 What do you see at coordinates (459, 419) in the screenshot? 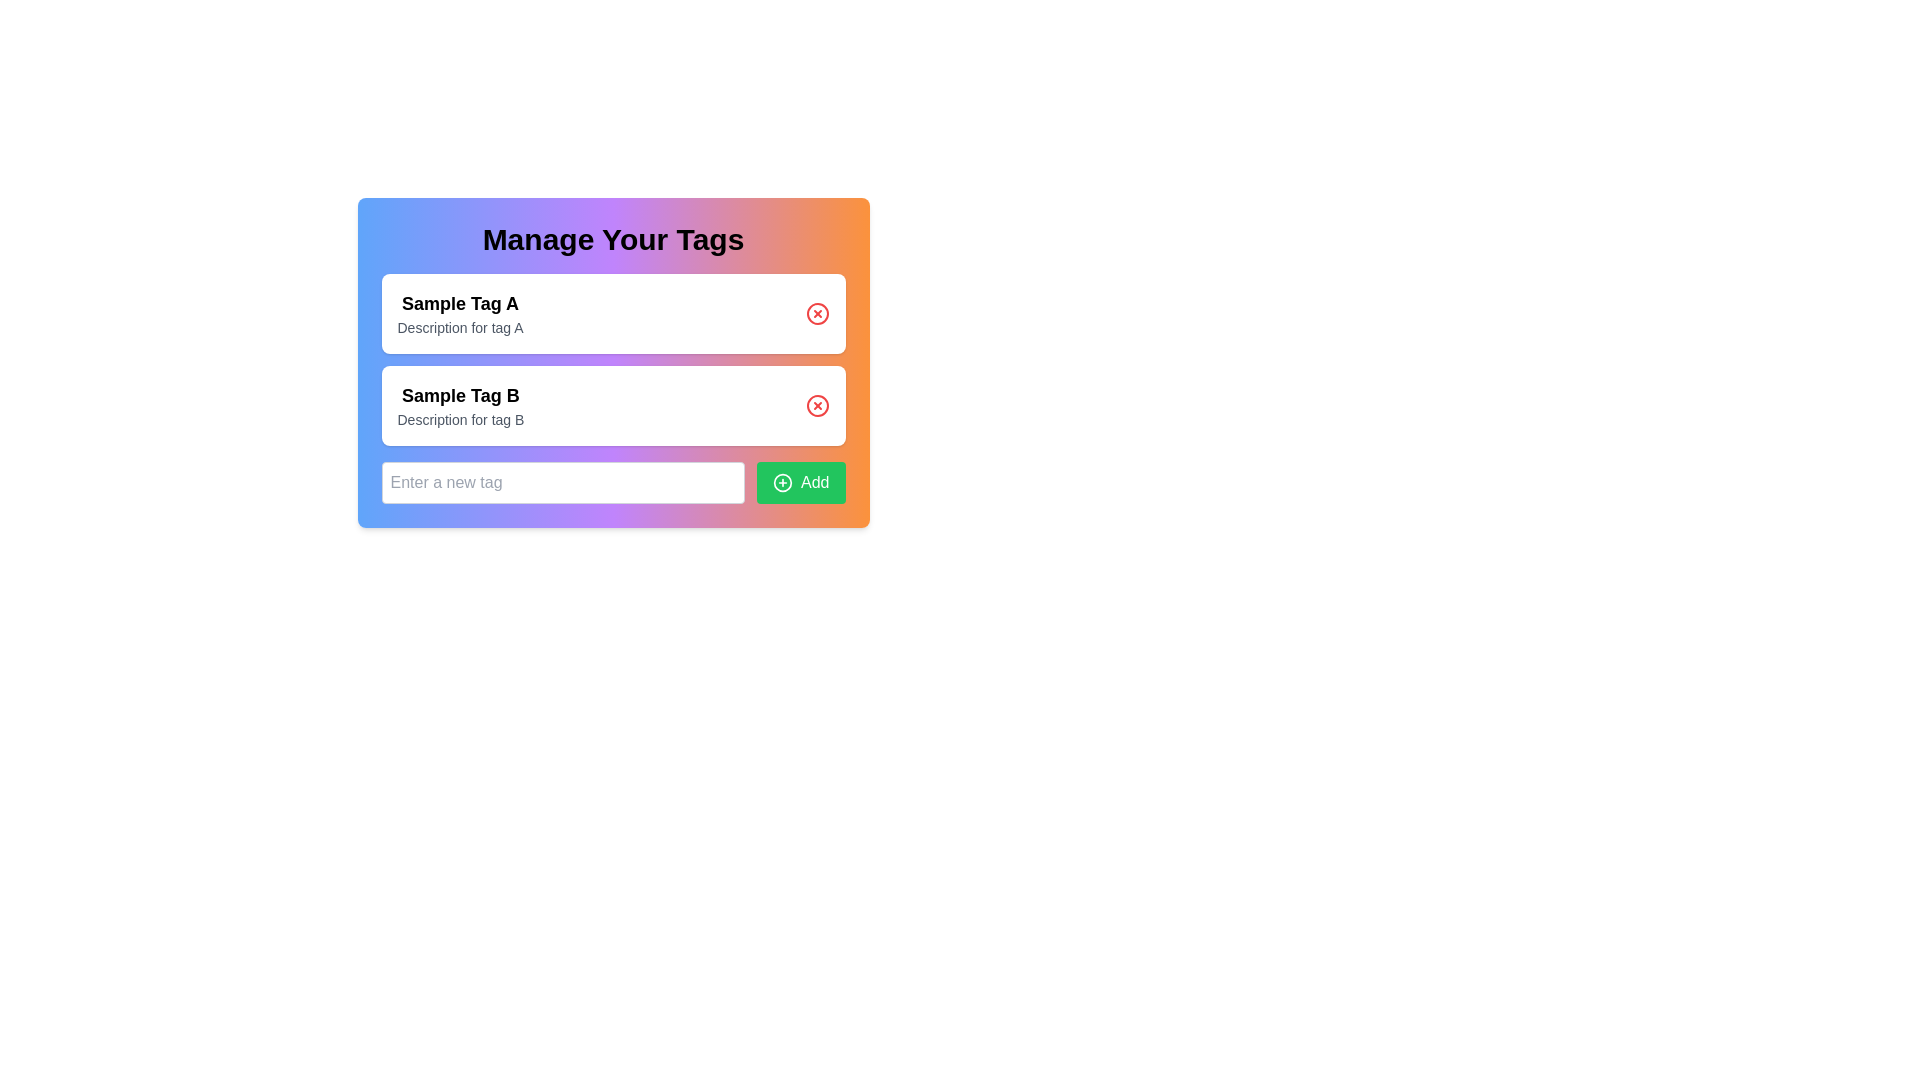
I see `the descriptive text label providing additional information about 'Sample Tag B', located beneath the title 'Sample Tag B' in the 'Manage Your Tags' section` at bounding box center [459, 419].